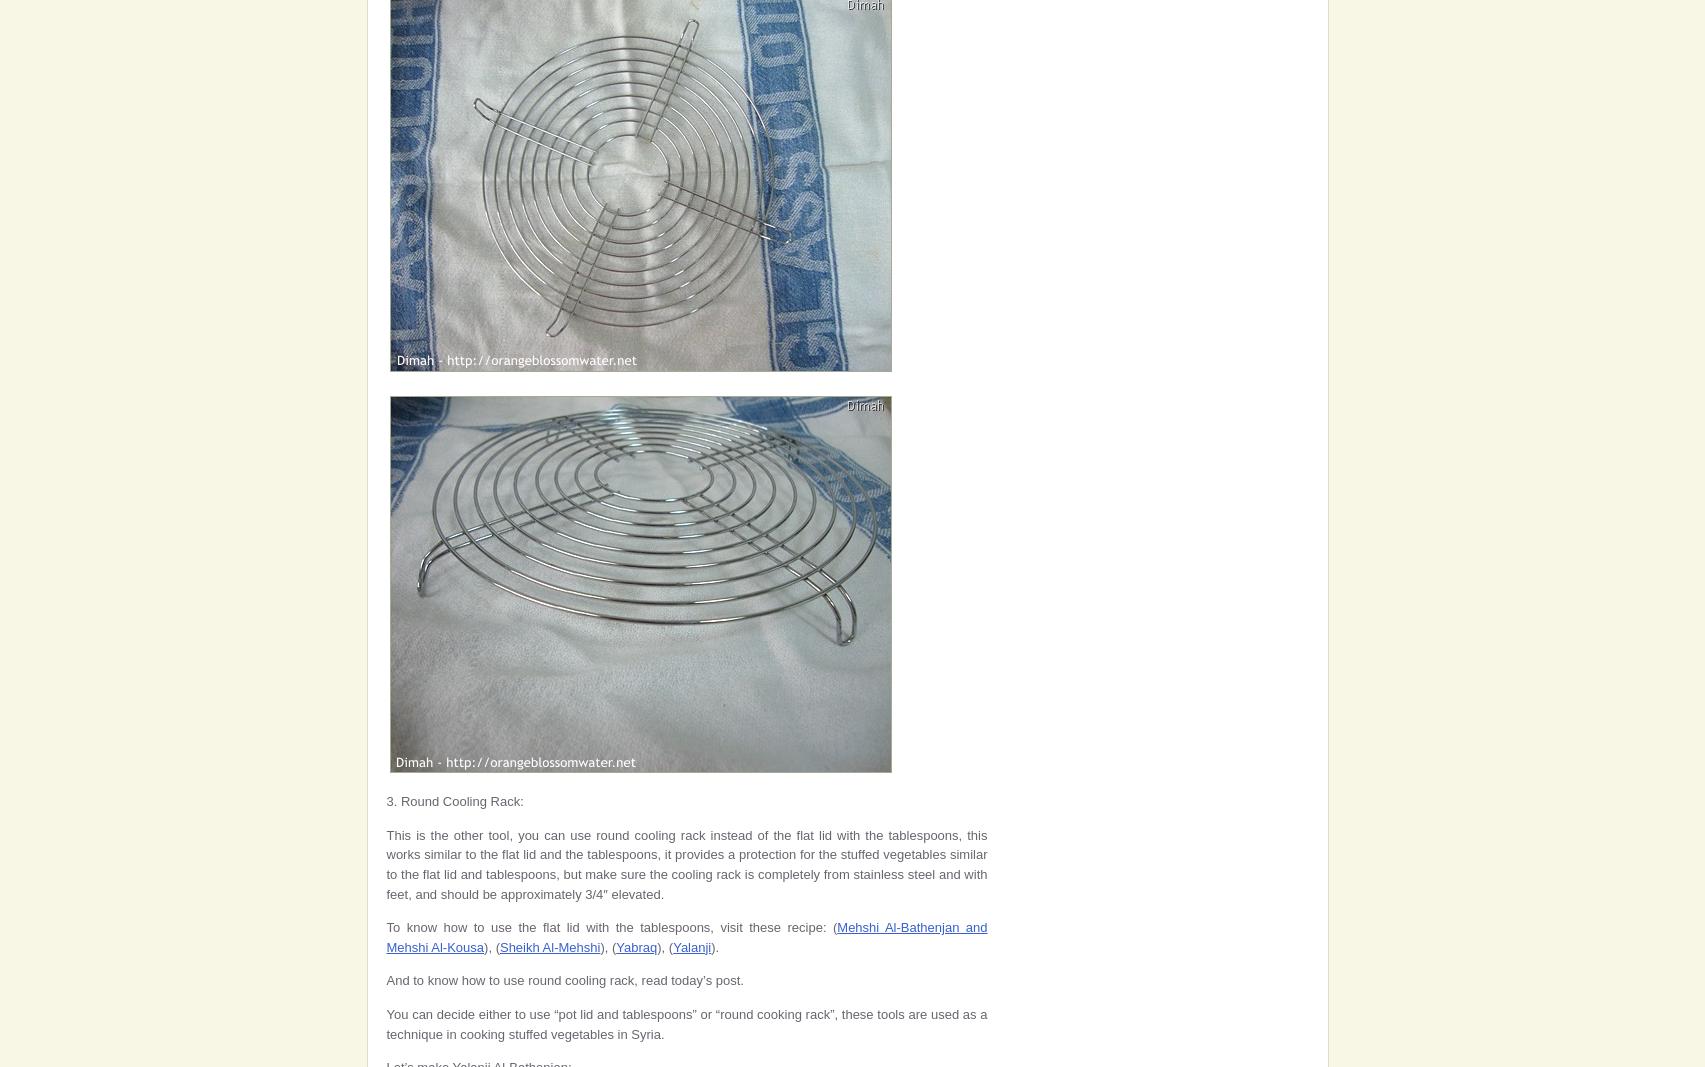  What do you see at coordinates (385, 927) in the screenshot?
I see `'To know how to use the flat lid with the tablespoons, visit these recipe:'` at bounding box center [385, 927].